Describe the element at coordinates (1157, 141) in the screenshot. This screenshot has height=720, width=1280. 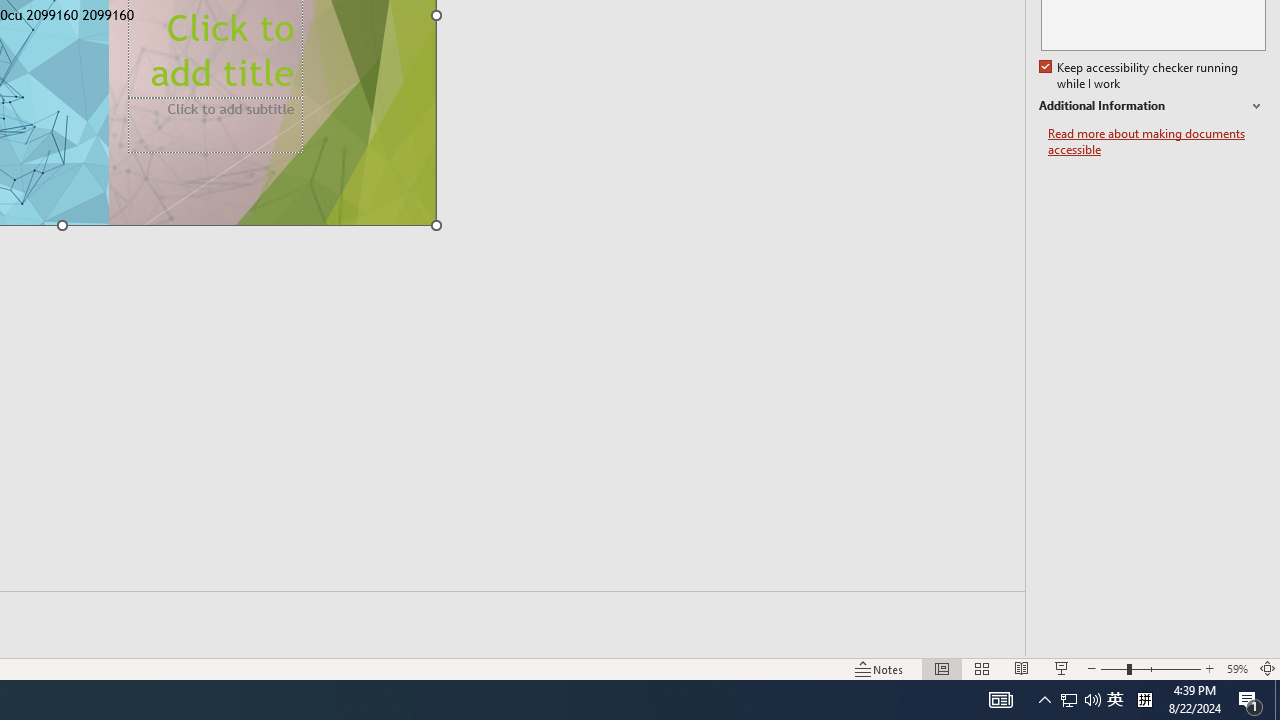
I see `'Read more about making documents accessible'` at that location.